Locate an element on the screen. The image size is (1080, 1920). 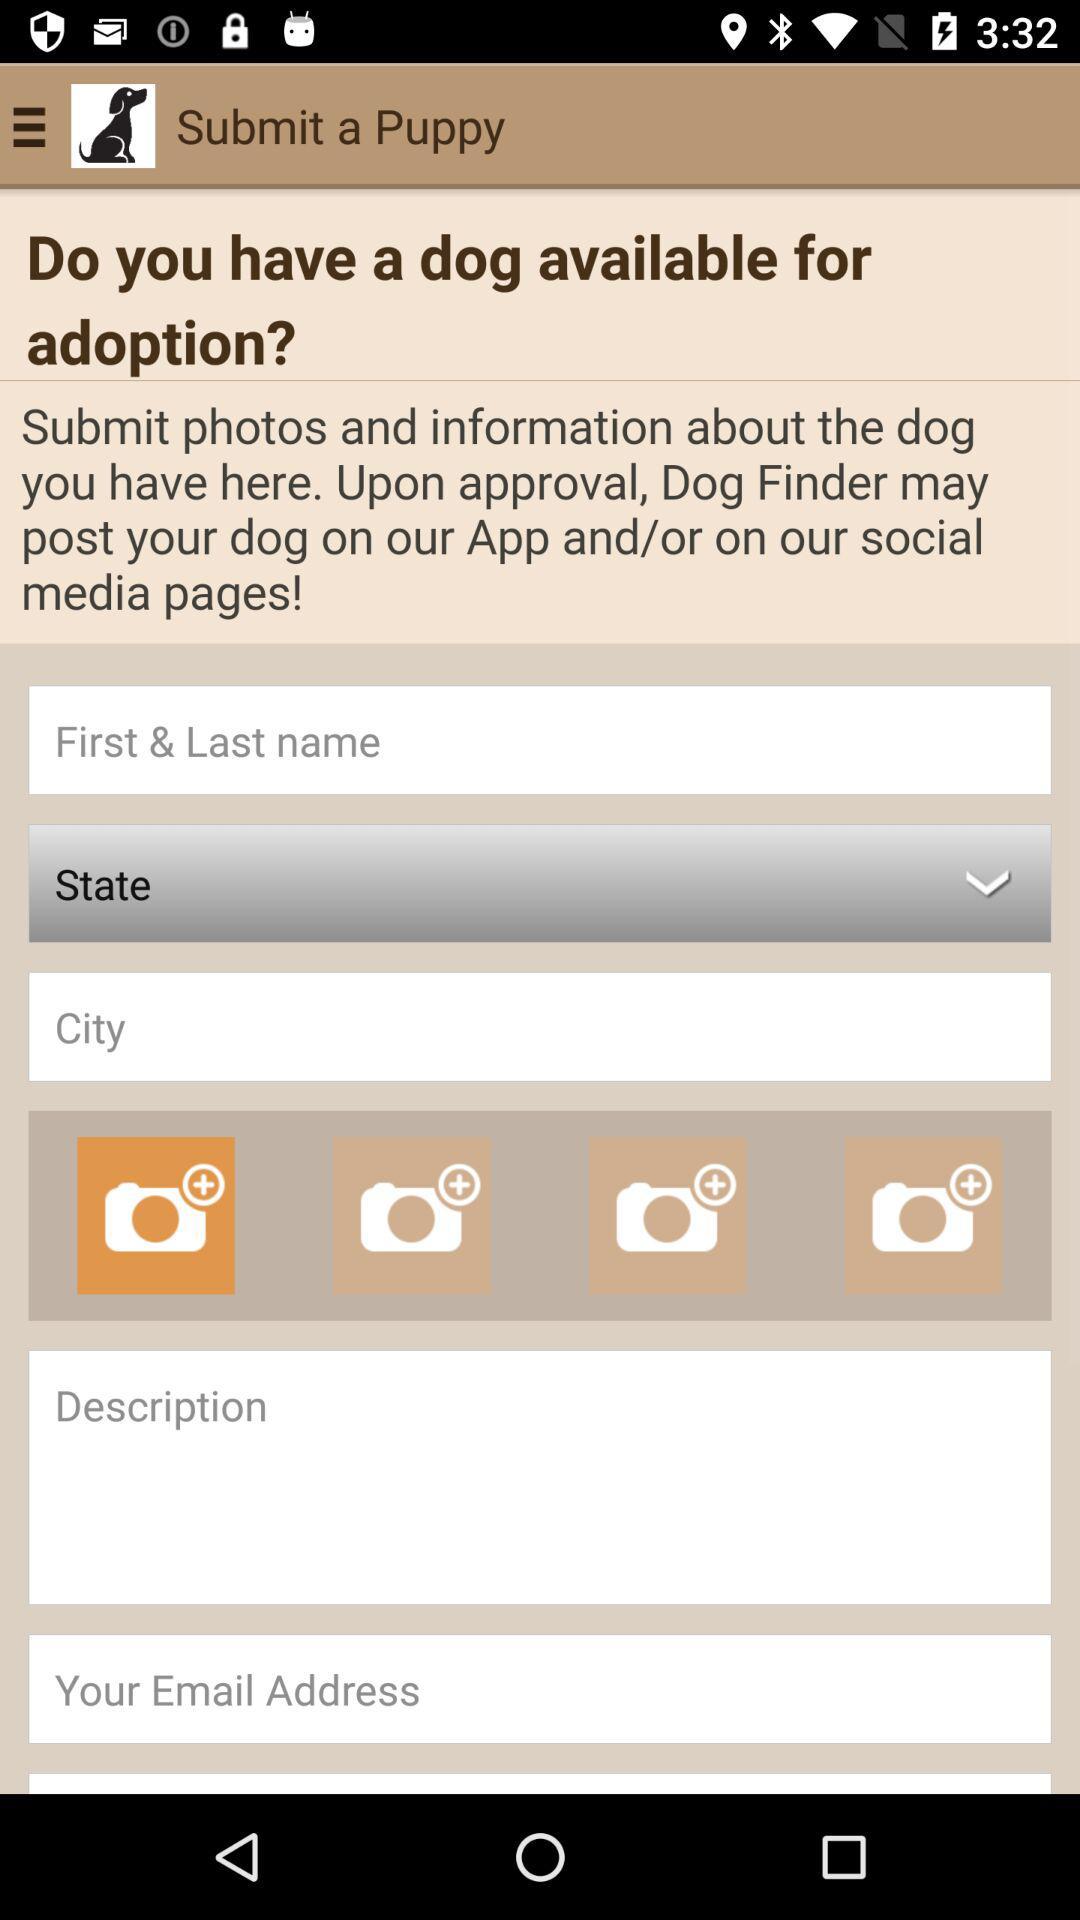
the photo icon is located at coordinates (923, 1214).